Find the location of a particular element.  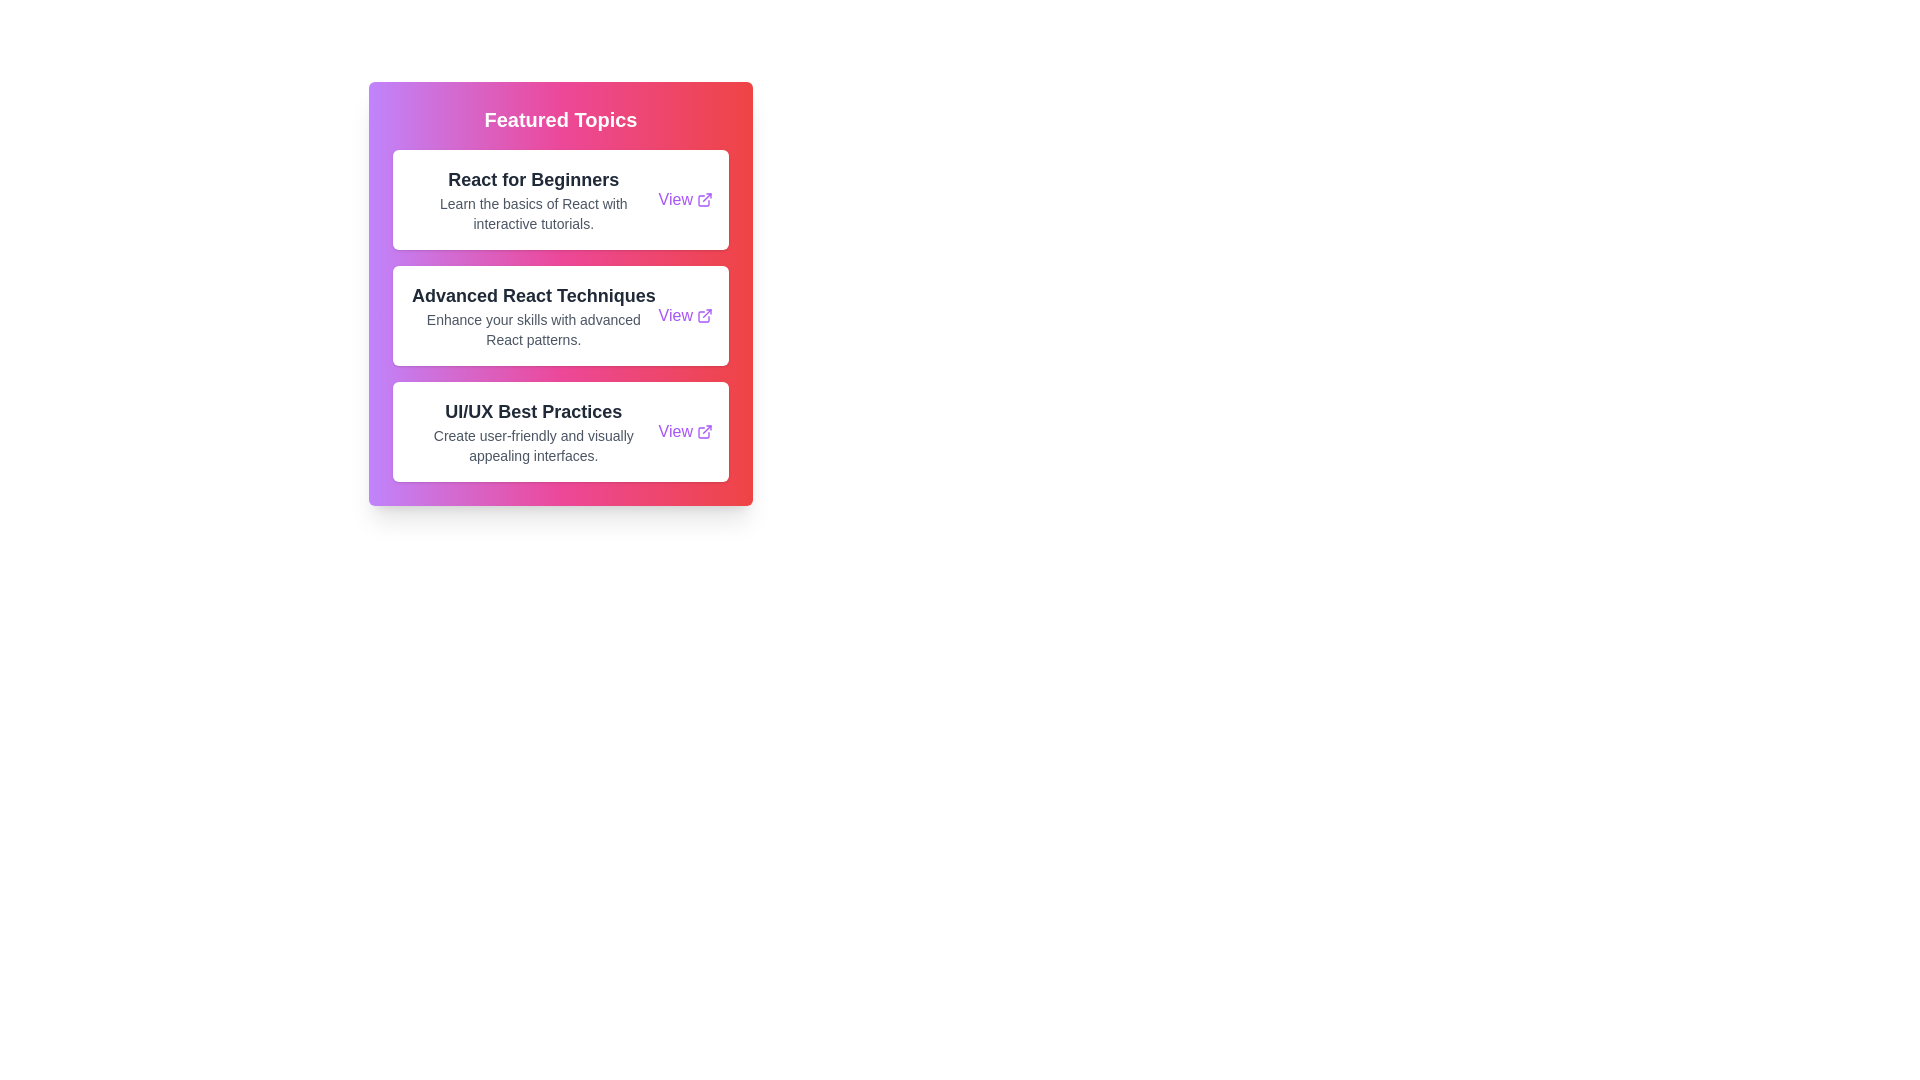

the 'View' hyperlink with a purple font and external link icon is located at coordinates (685, 200).